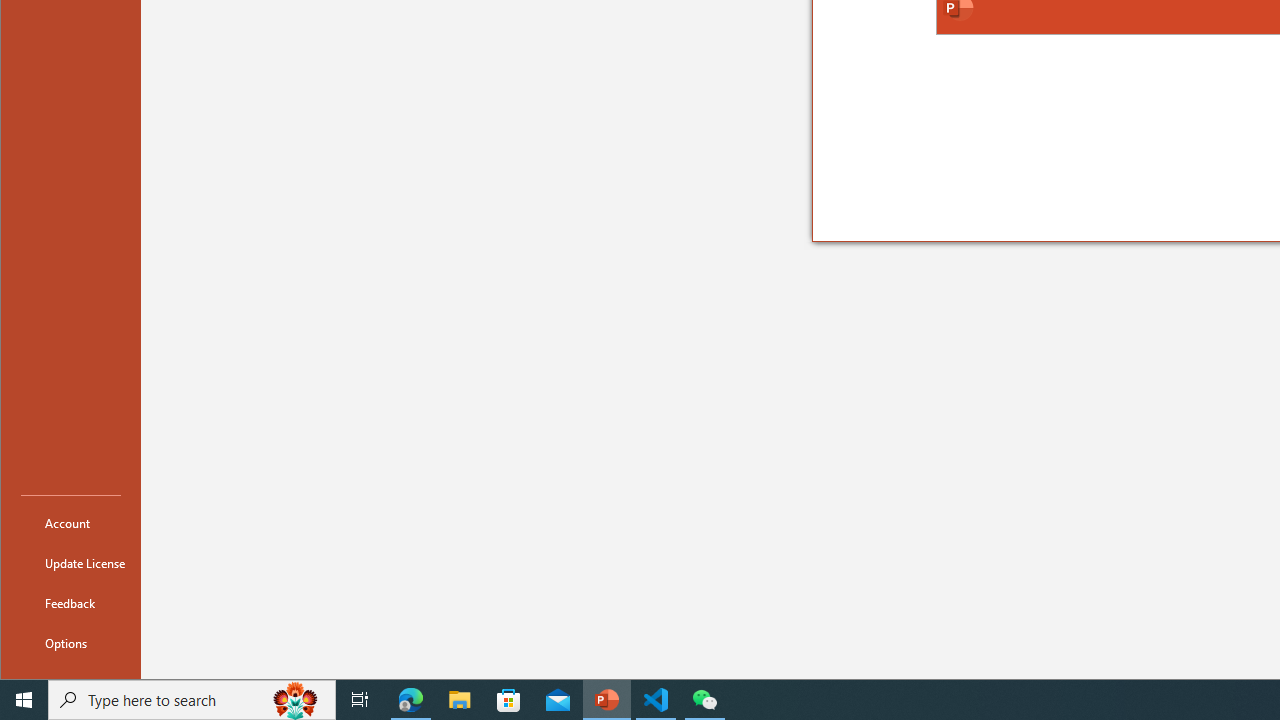 The image size is (1280, 720). I want to click on 'File Explorer', so click(459, 698).